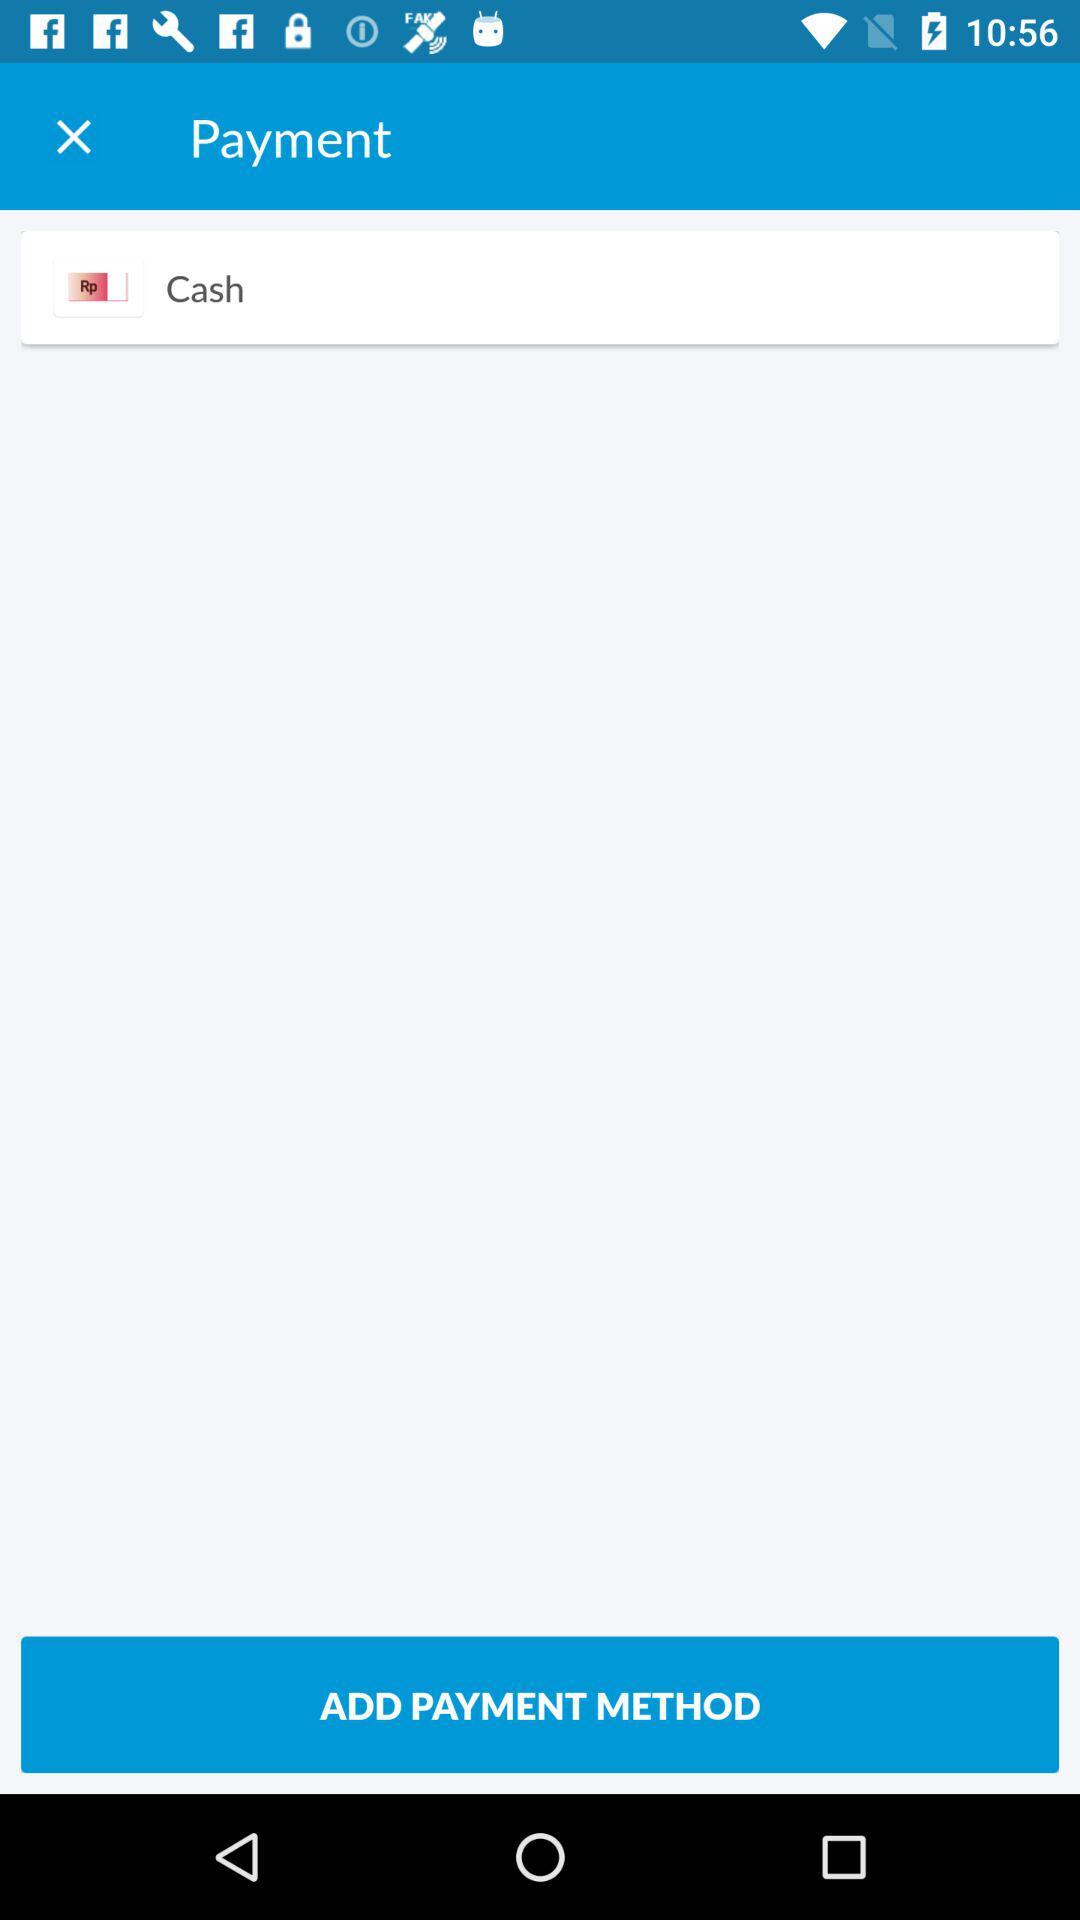 The width and height of the screenshot is (1080, 1920). I want to click on the icon to the left of the cash icon, so click(98, 286).